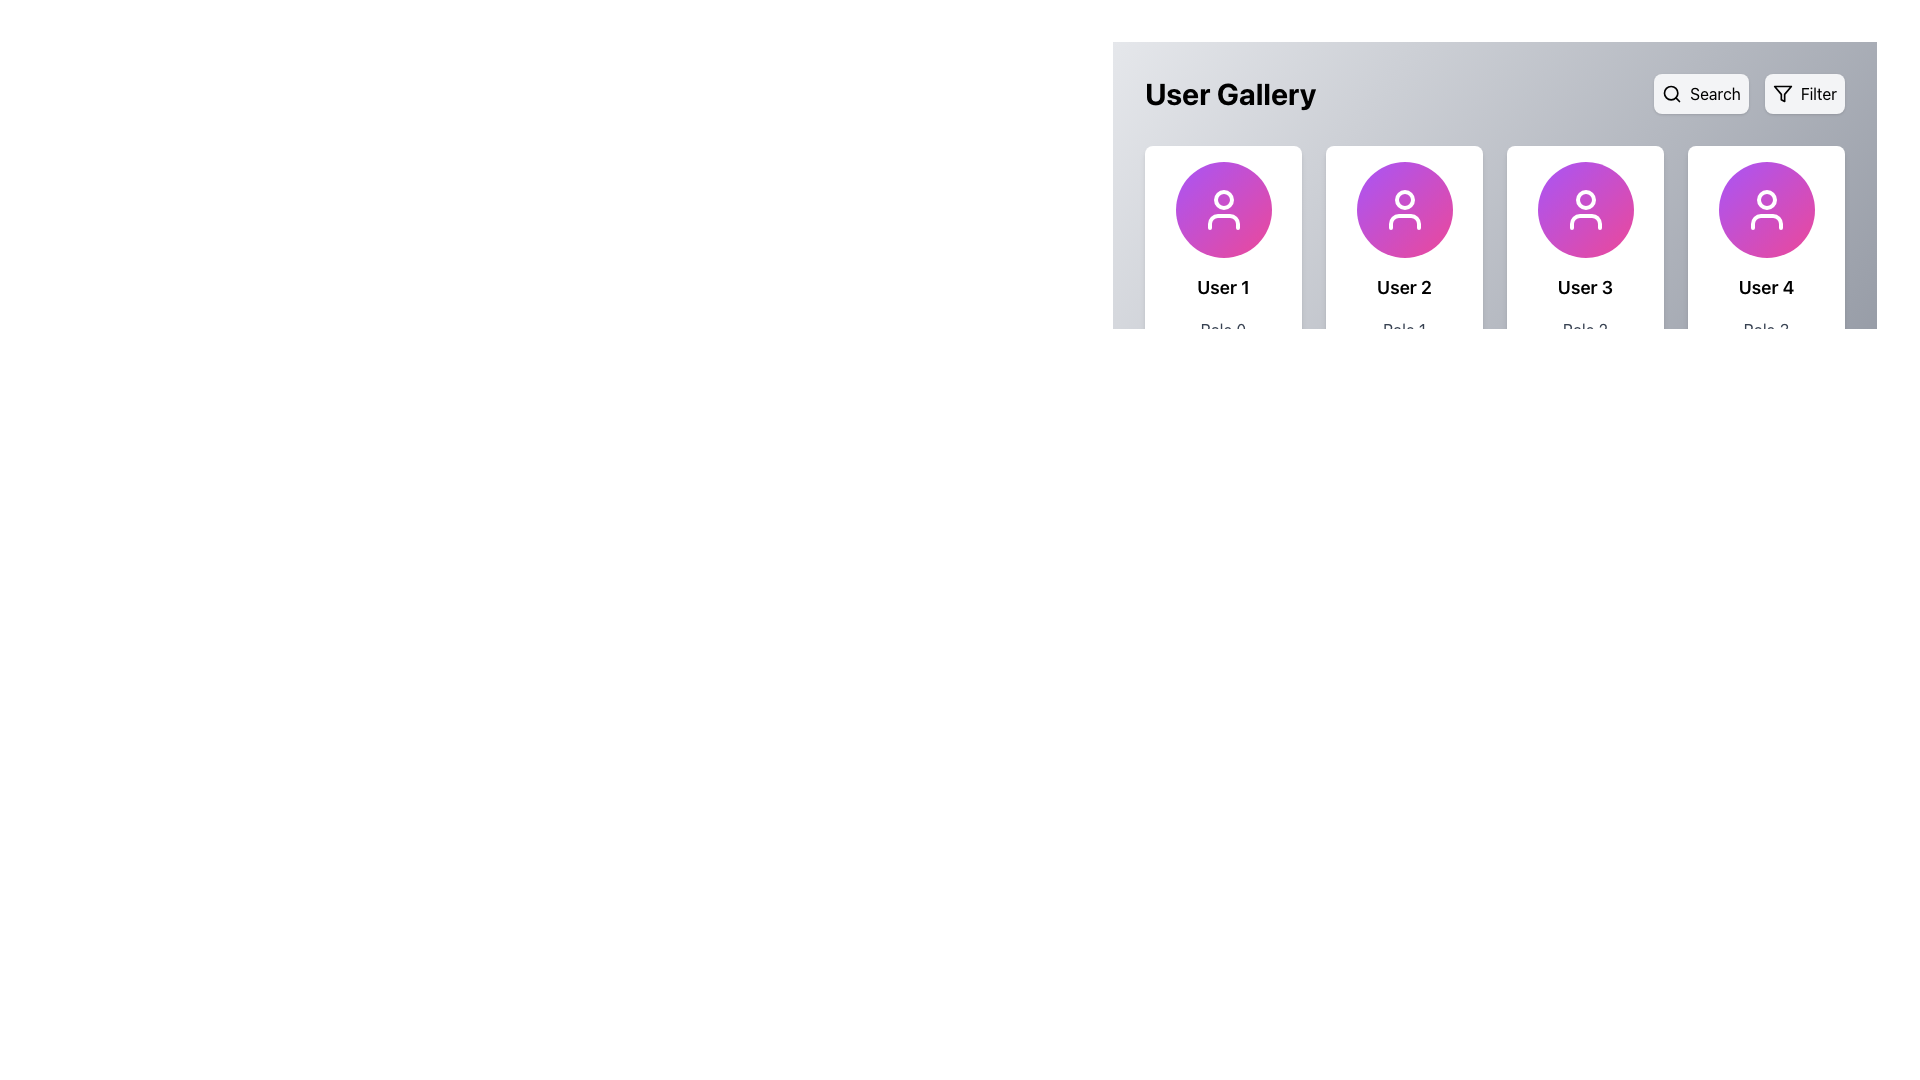 Image resolution: width=1920 pixels, height=1080 pixels. What do you see at coordinates (1403, 288) in the screenshot?
I see `text content of the label displaying 'User 2', which is centrally aligned below the avatar icon in the user profile card` at bounding box center [1403, 288].